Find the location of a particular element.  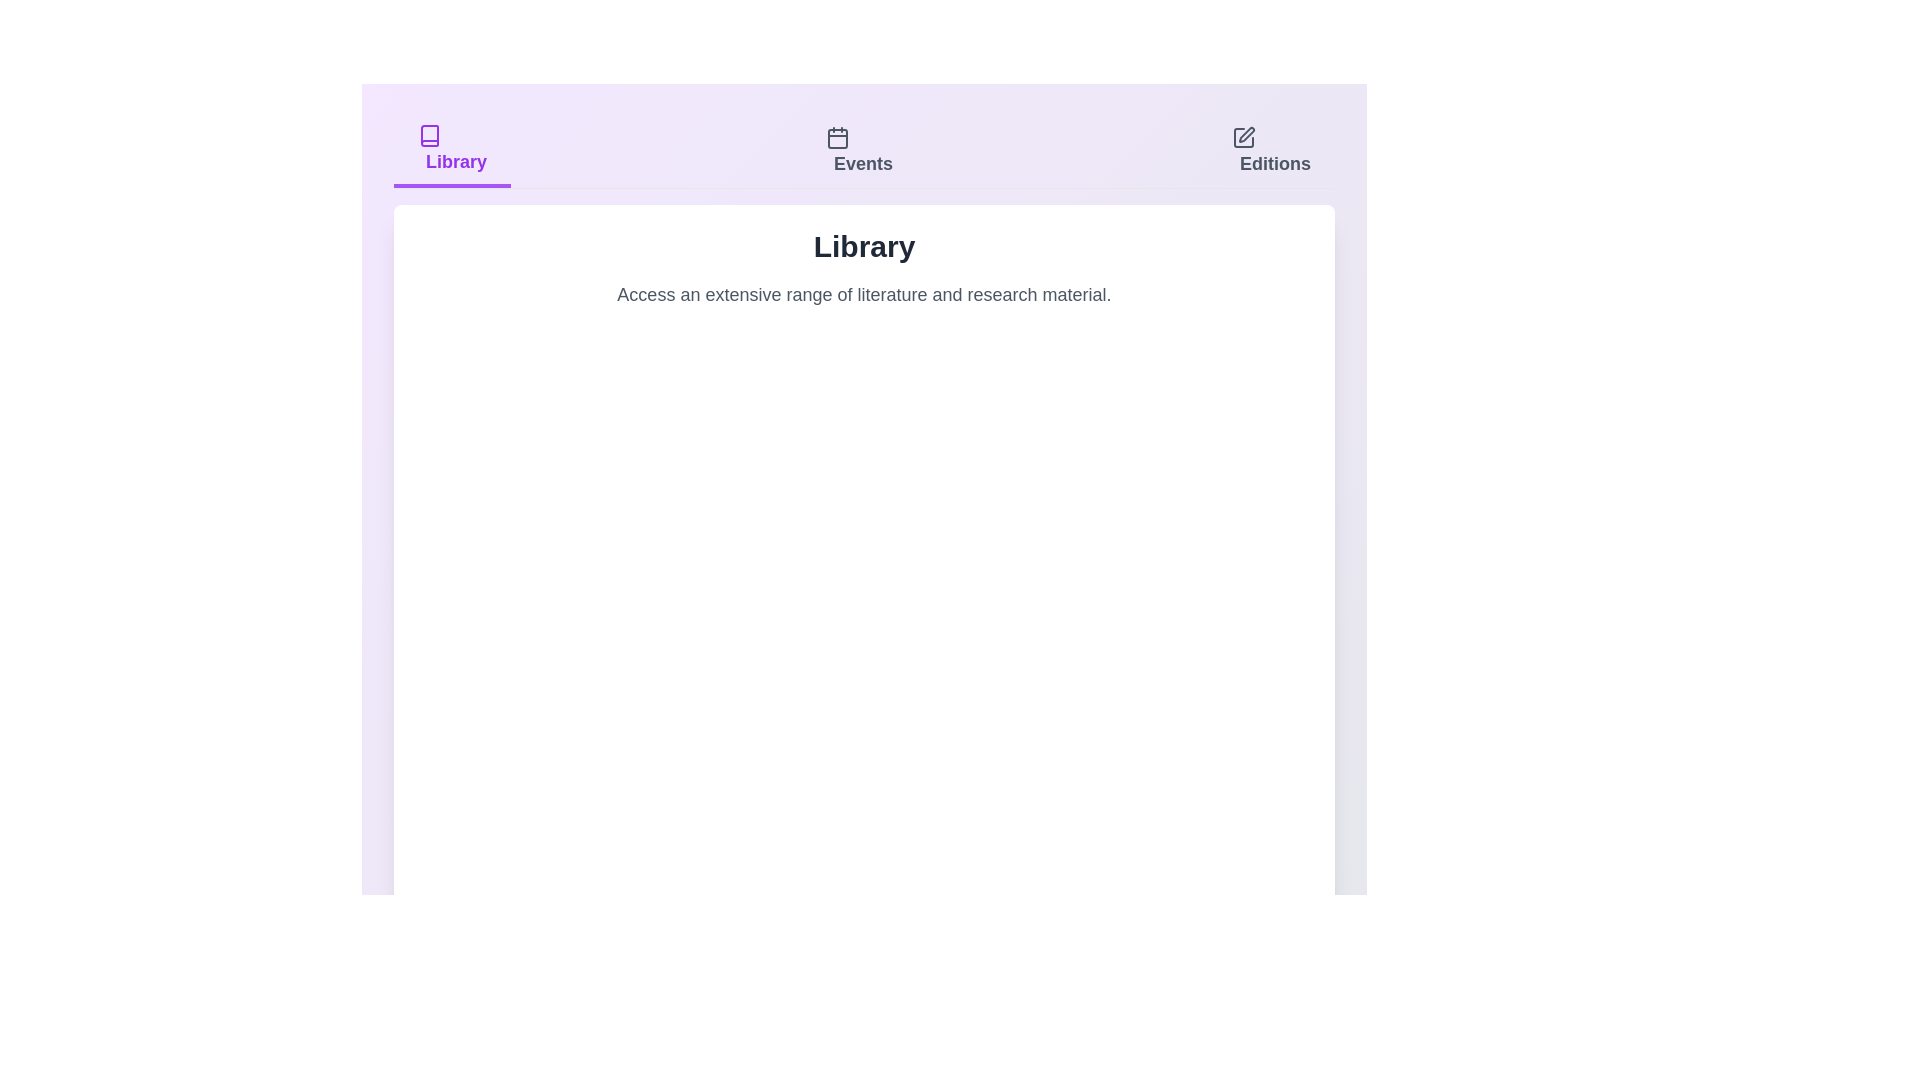

the Events tab by clicking on its title or icon is located at coordinates (859, 150).